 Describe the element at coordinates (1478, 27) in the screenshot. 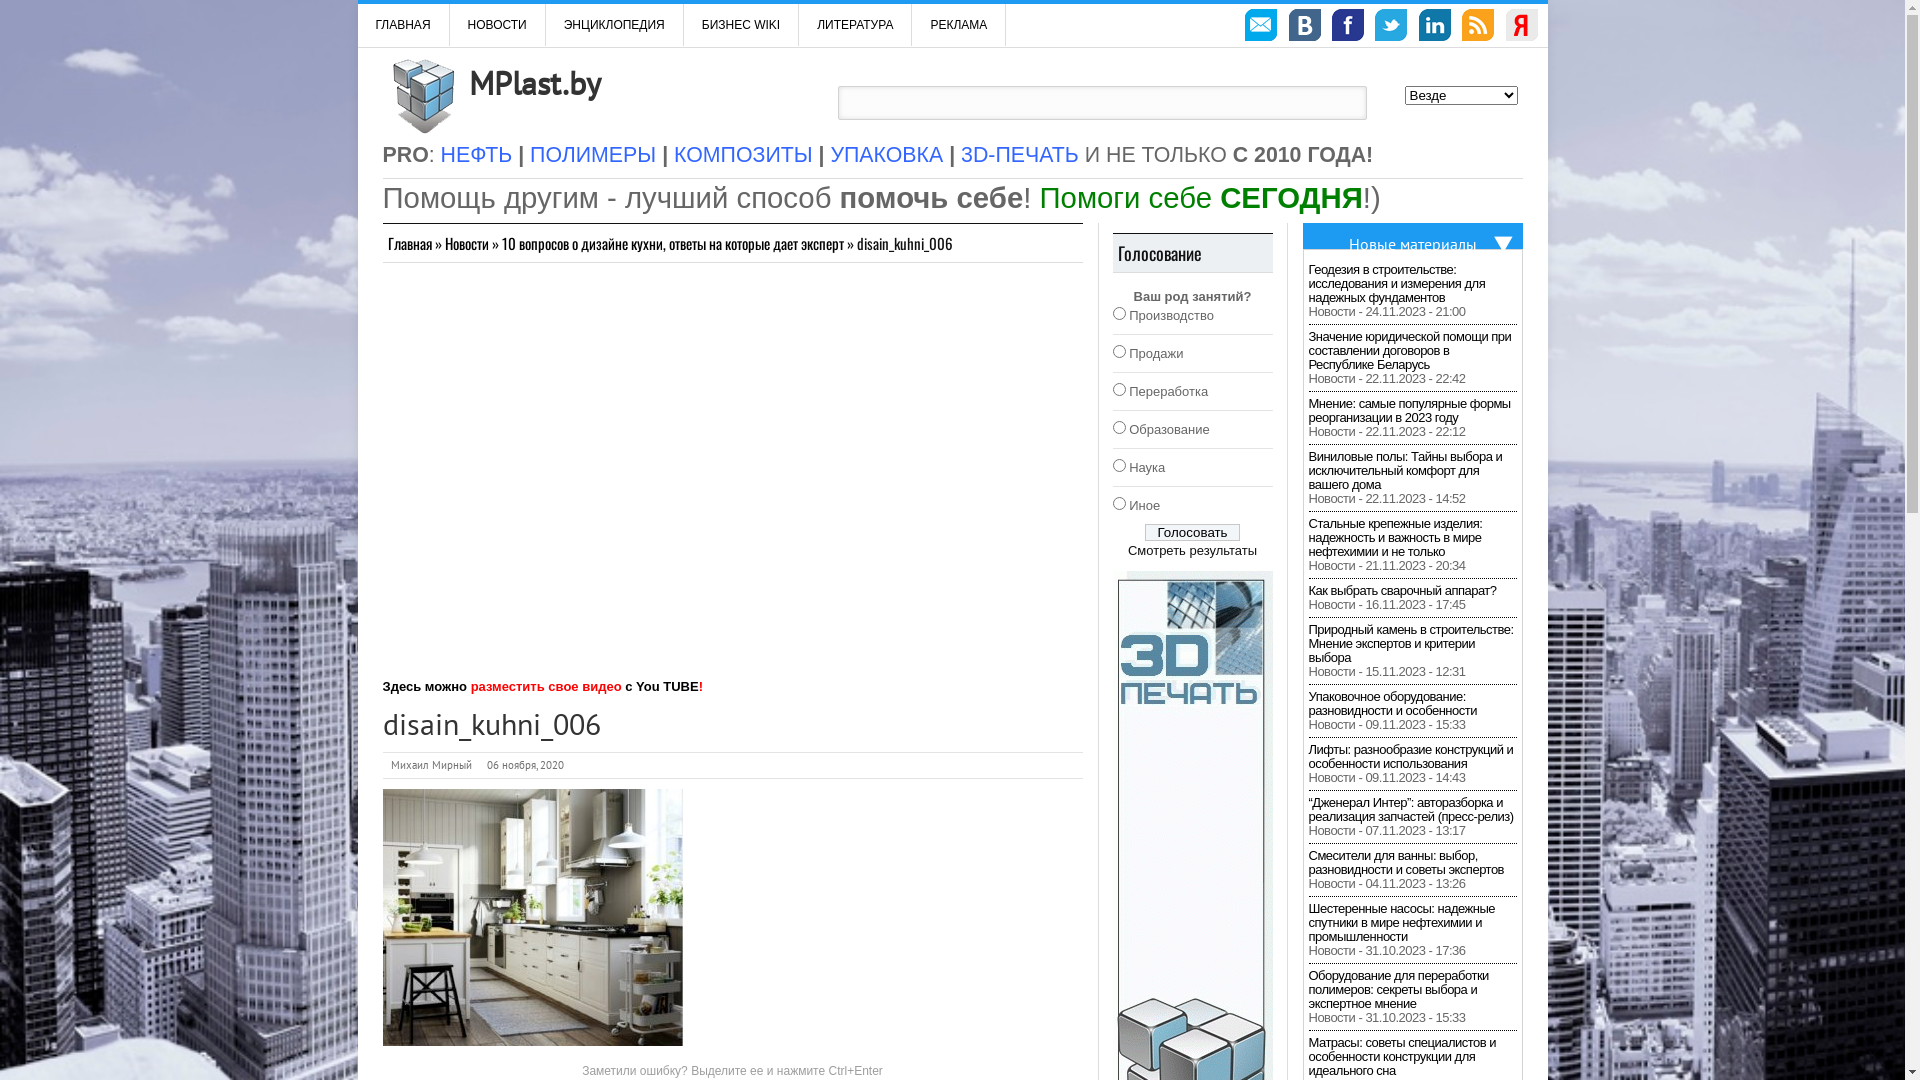

I see `'RSS Feed'` at that location.